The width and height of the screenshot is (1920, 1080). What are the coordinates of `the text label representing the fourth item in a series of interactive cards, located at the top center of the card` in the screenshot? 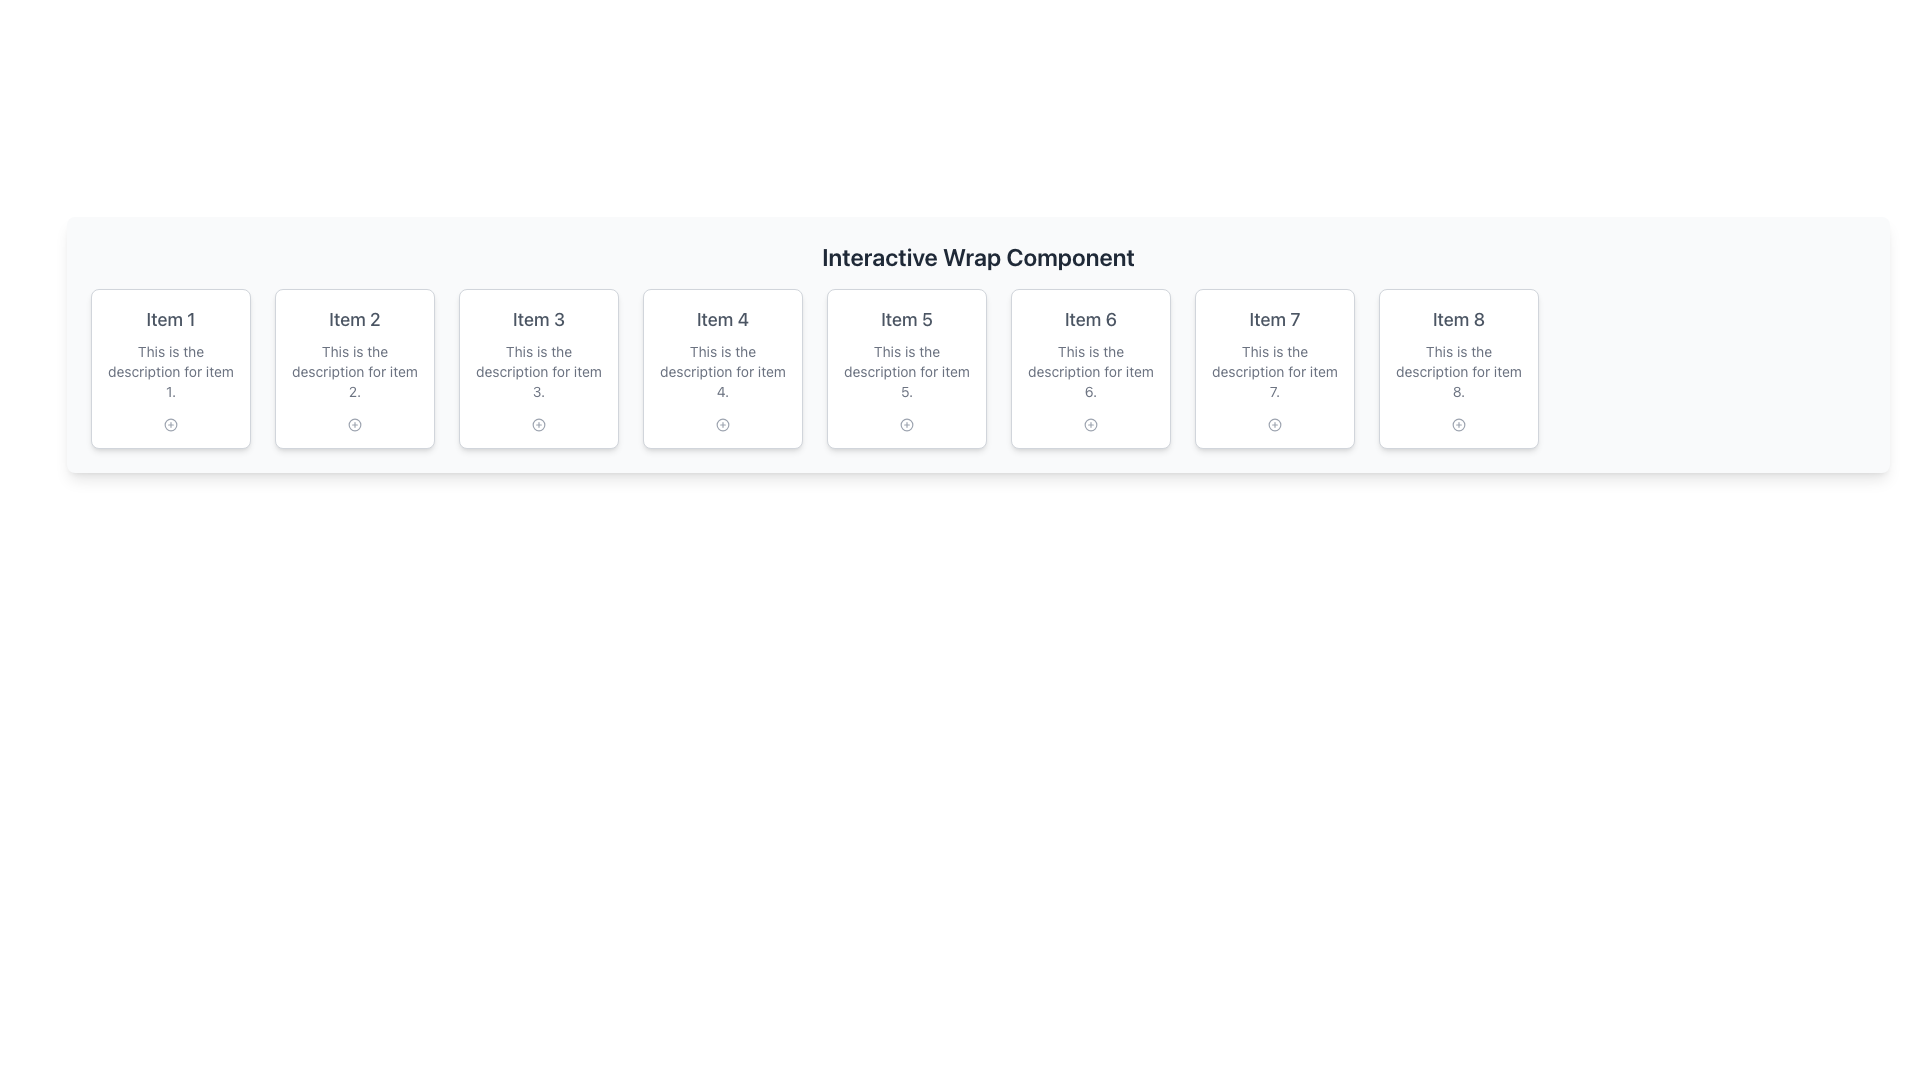 It's located at (722, 319).